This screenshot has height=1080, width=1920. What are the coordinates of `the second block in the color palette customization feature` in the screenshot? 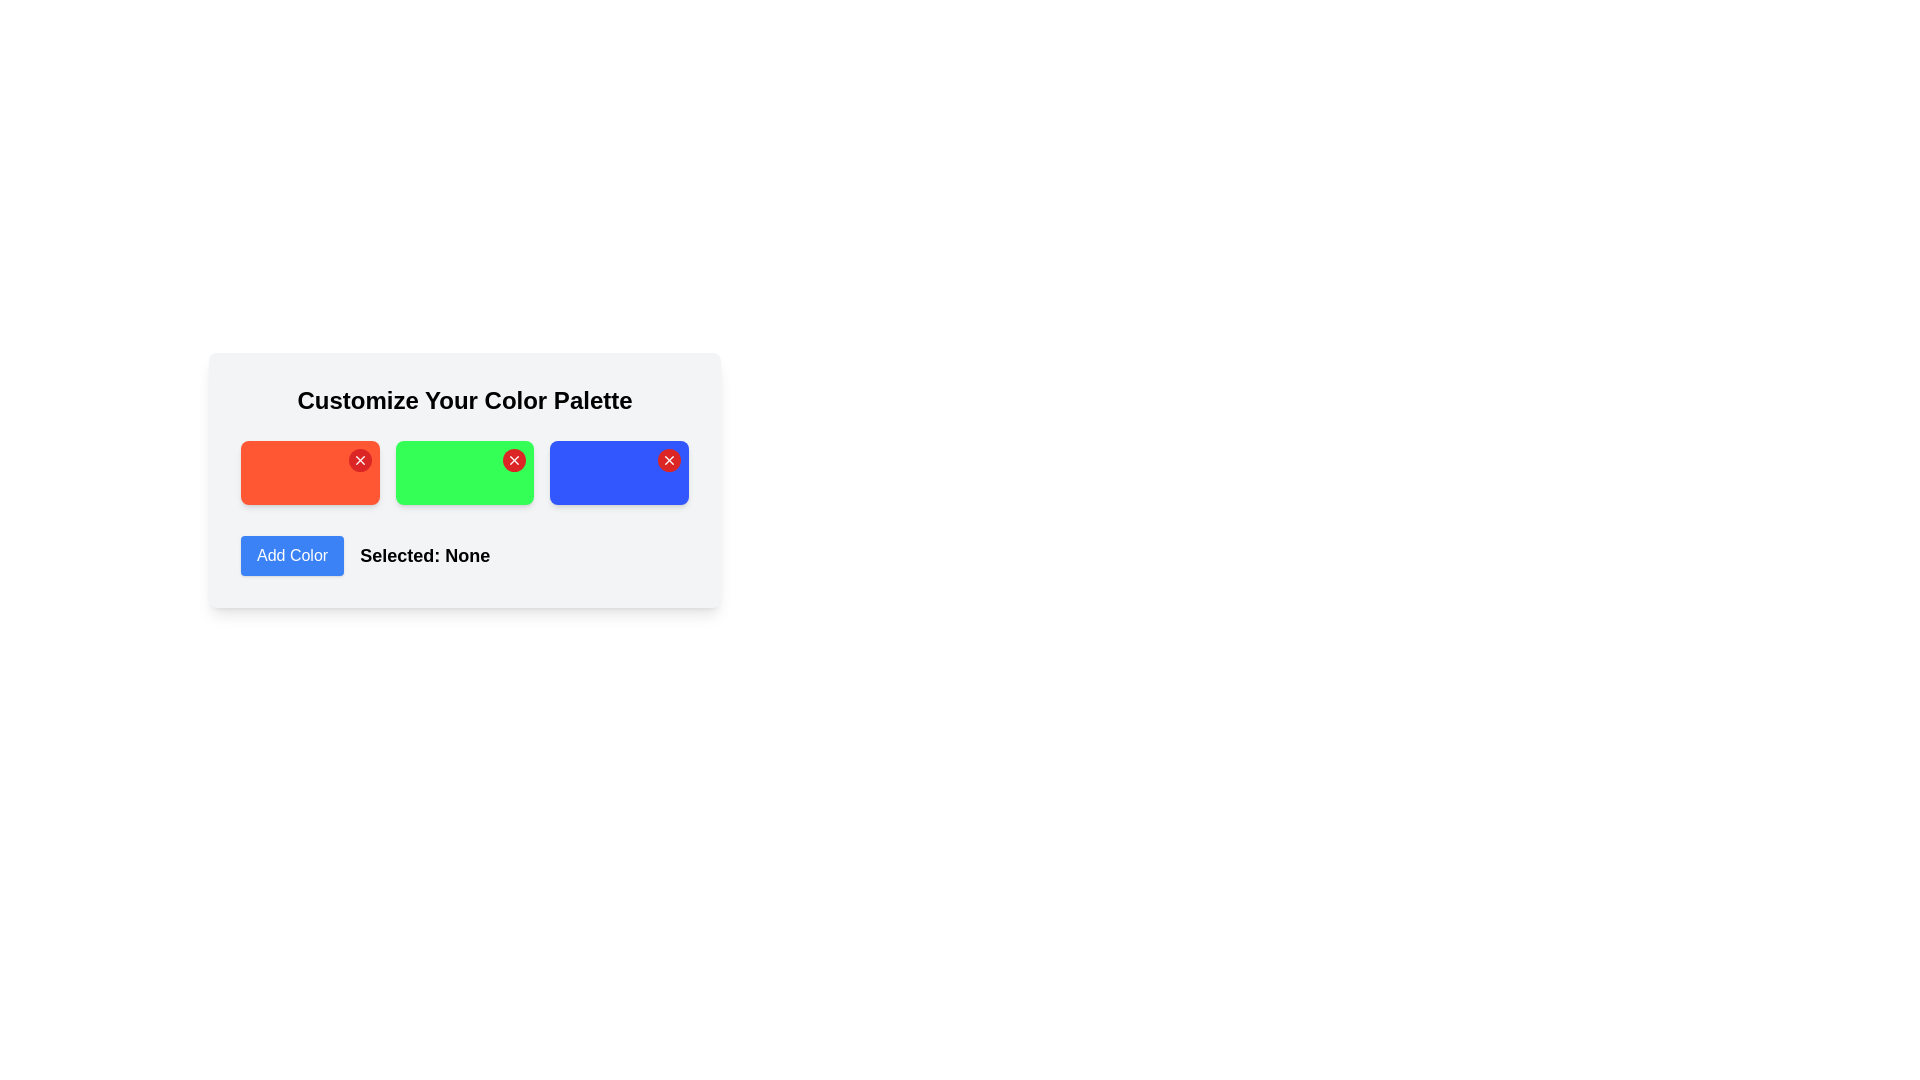 It's located at (464, 476).